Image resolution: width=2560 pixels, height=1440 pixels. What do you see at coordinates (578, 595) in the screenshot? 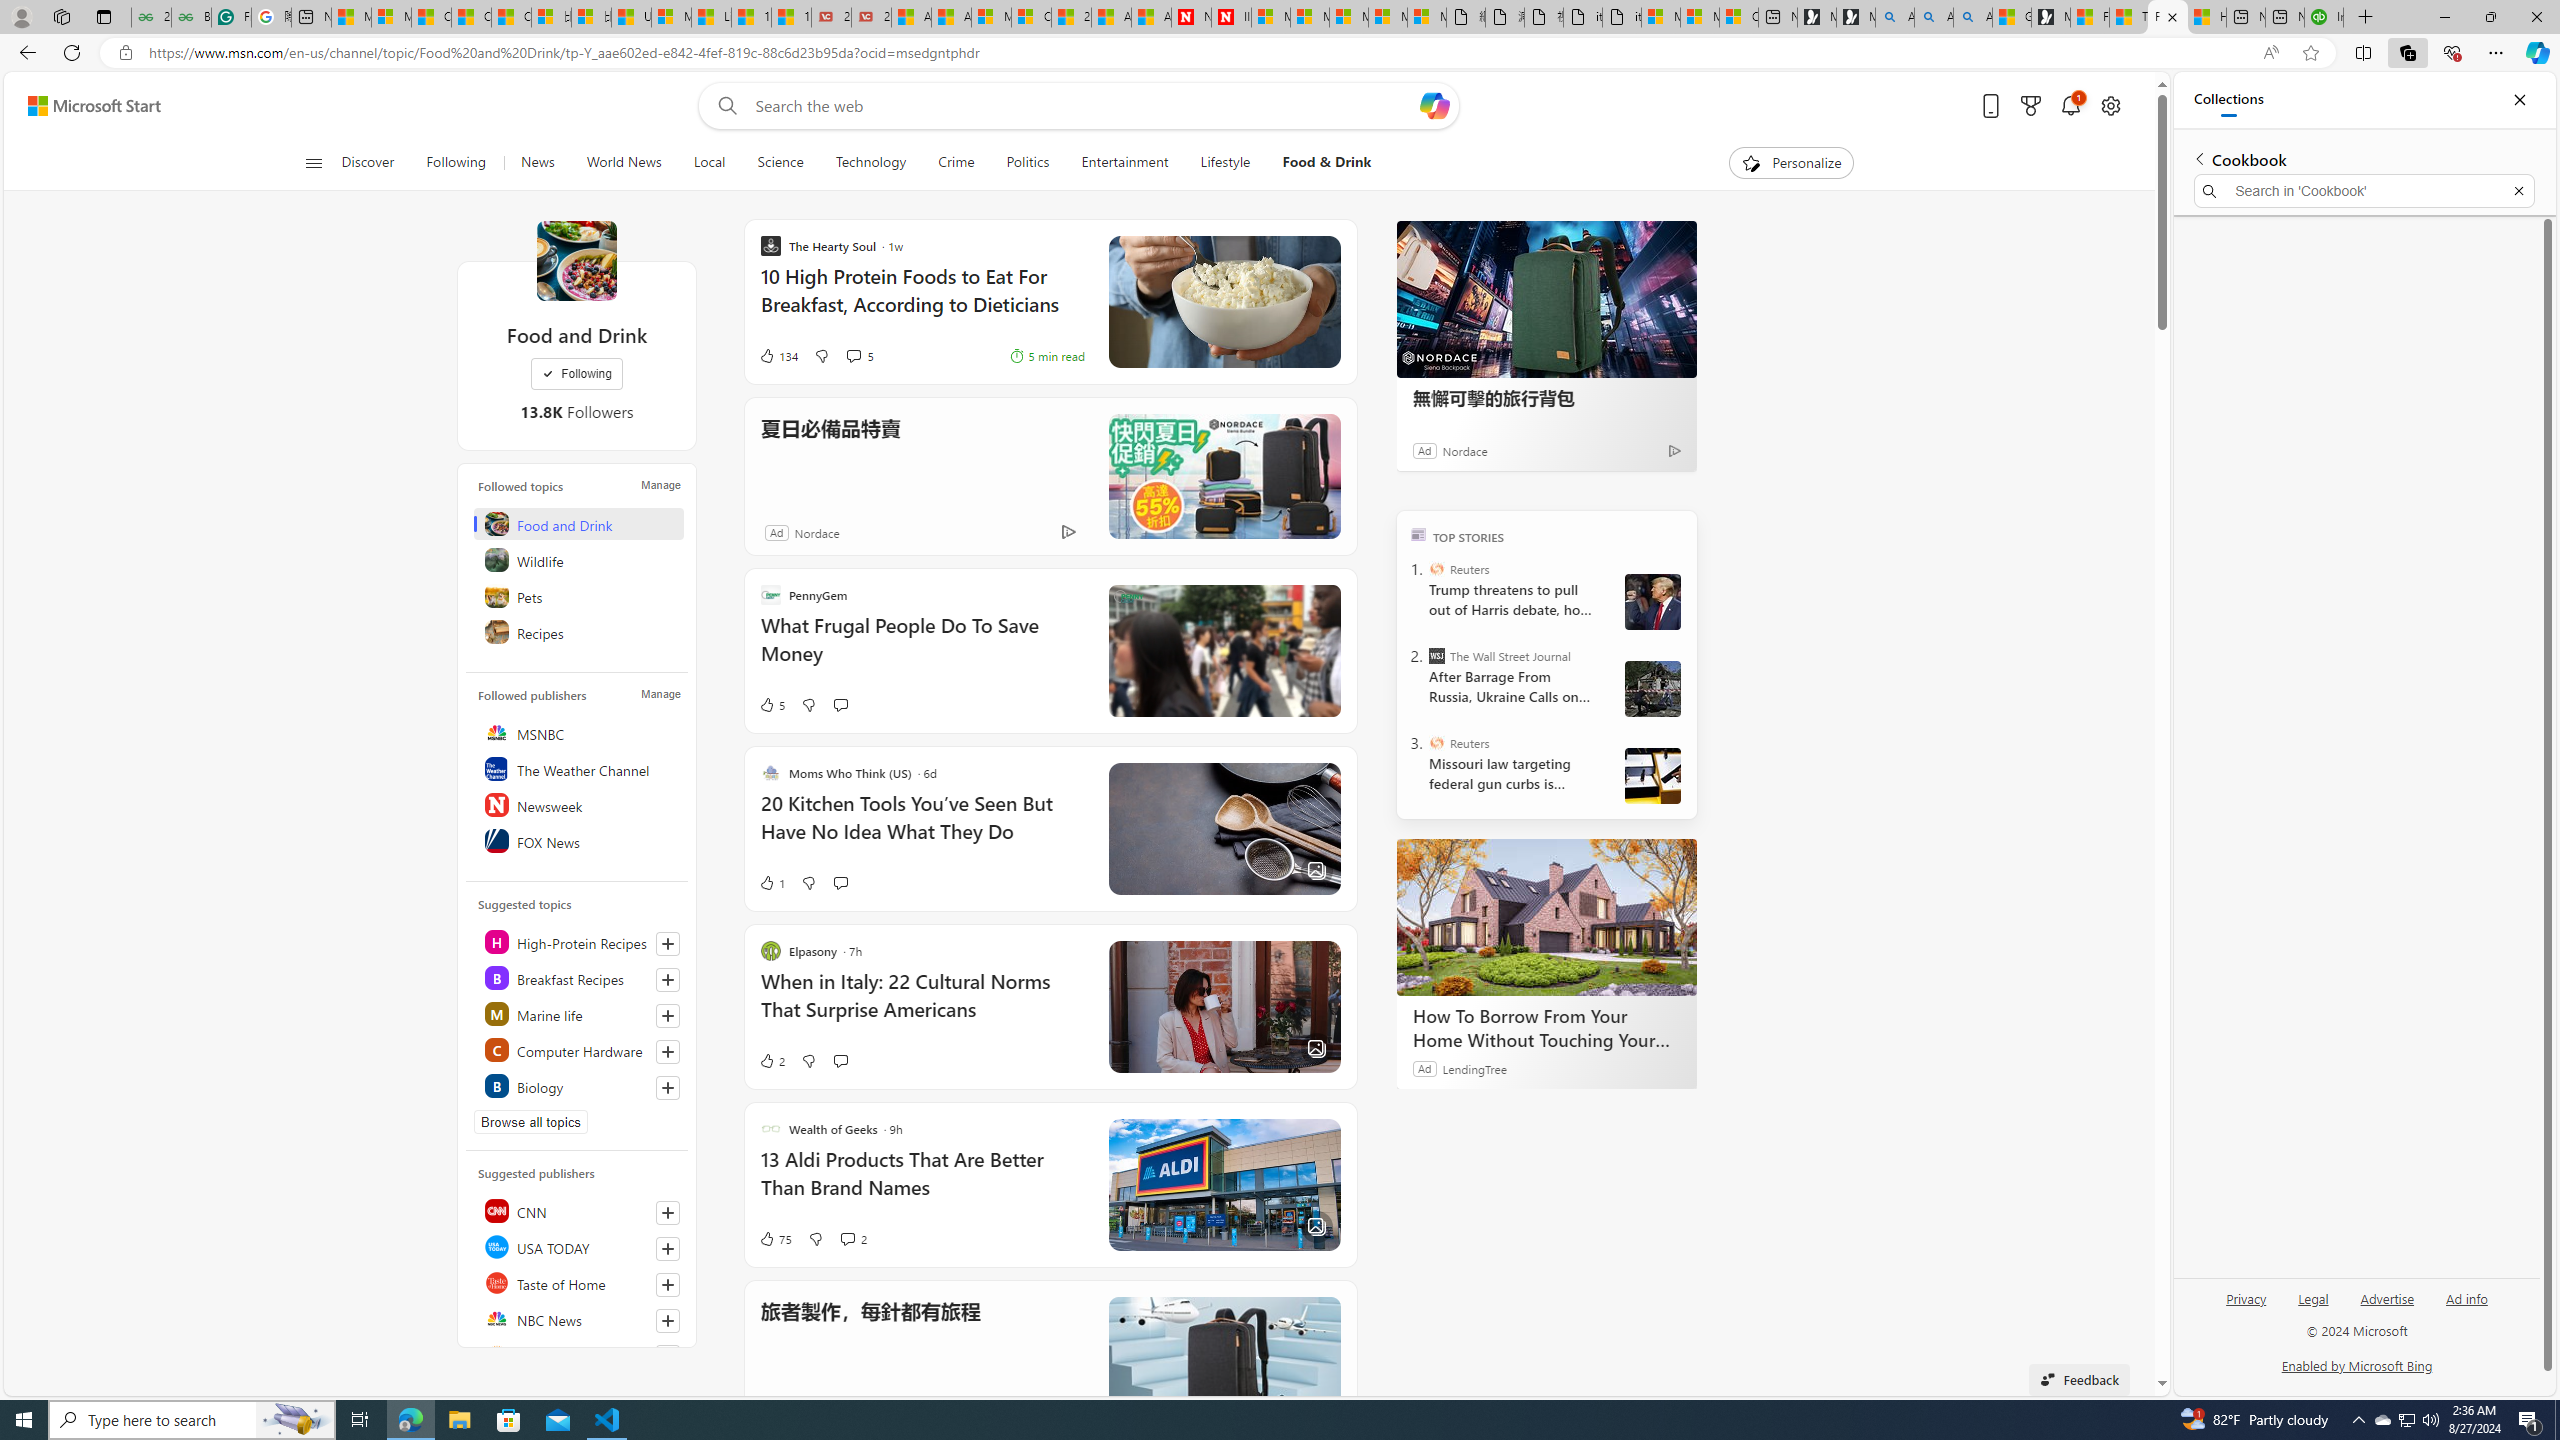
I see `'Pets'` at bounding box center [578, 595].